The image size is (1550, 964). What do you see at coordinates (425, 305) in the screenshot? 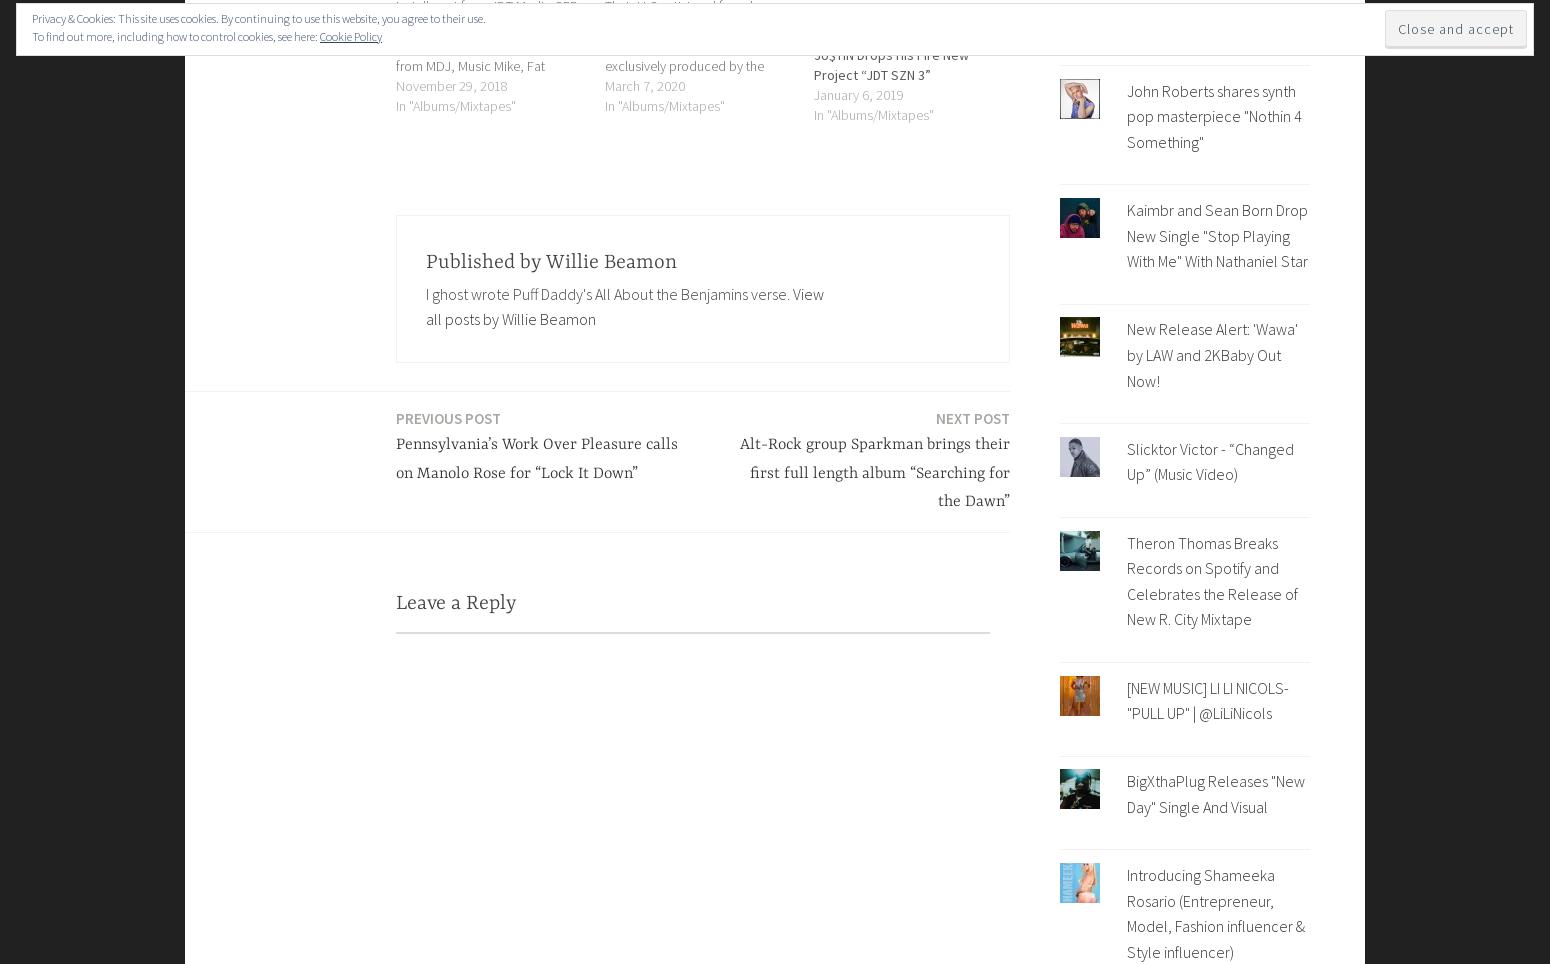
I see `'View all posts by Willie Beamon'` at bounding box center [425, 305].